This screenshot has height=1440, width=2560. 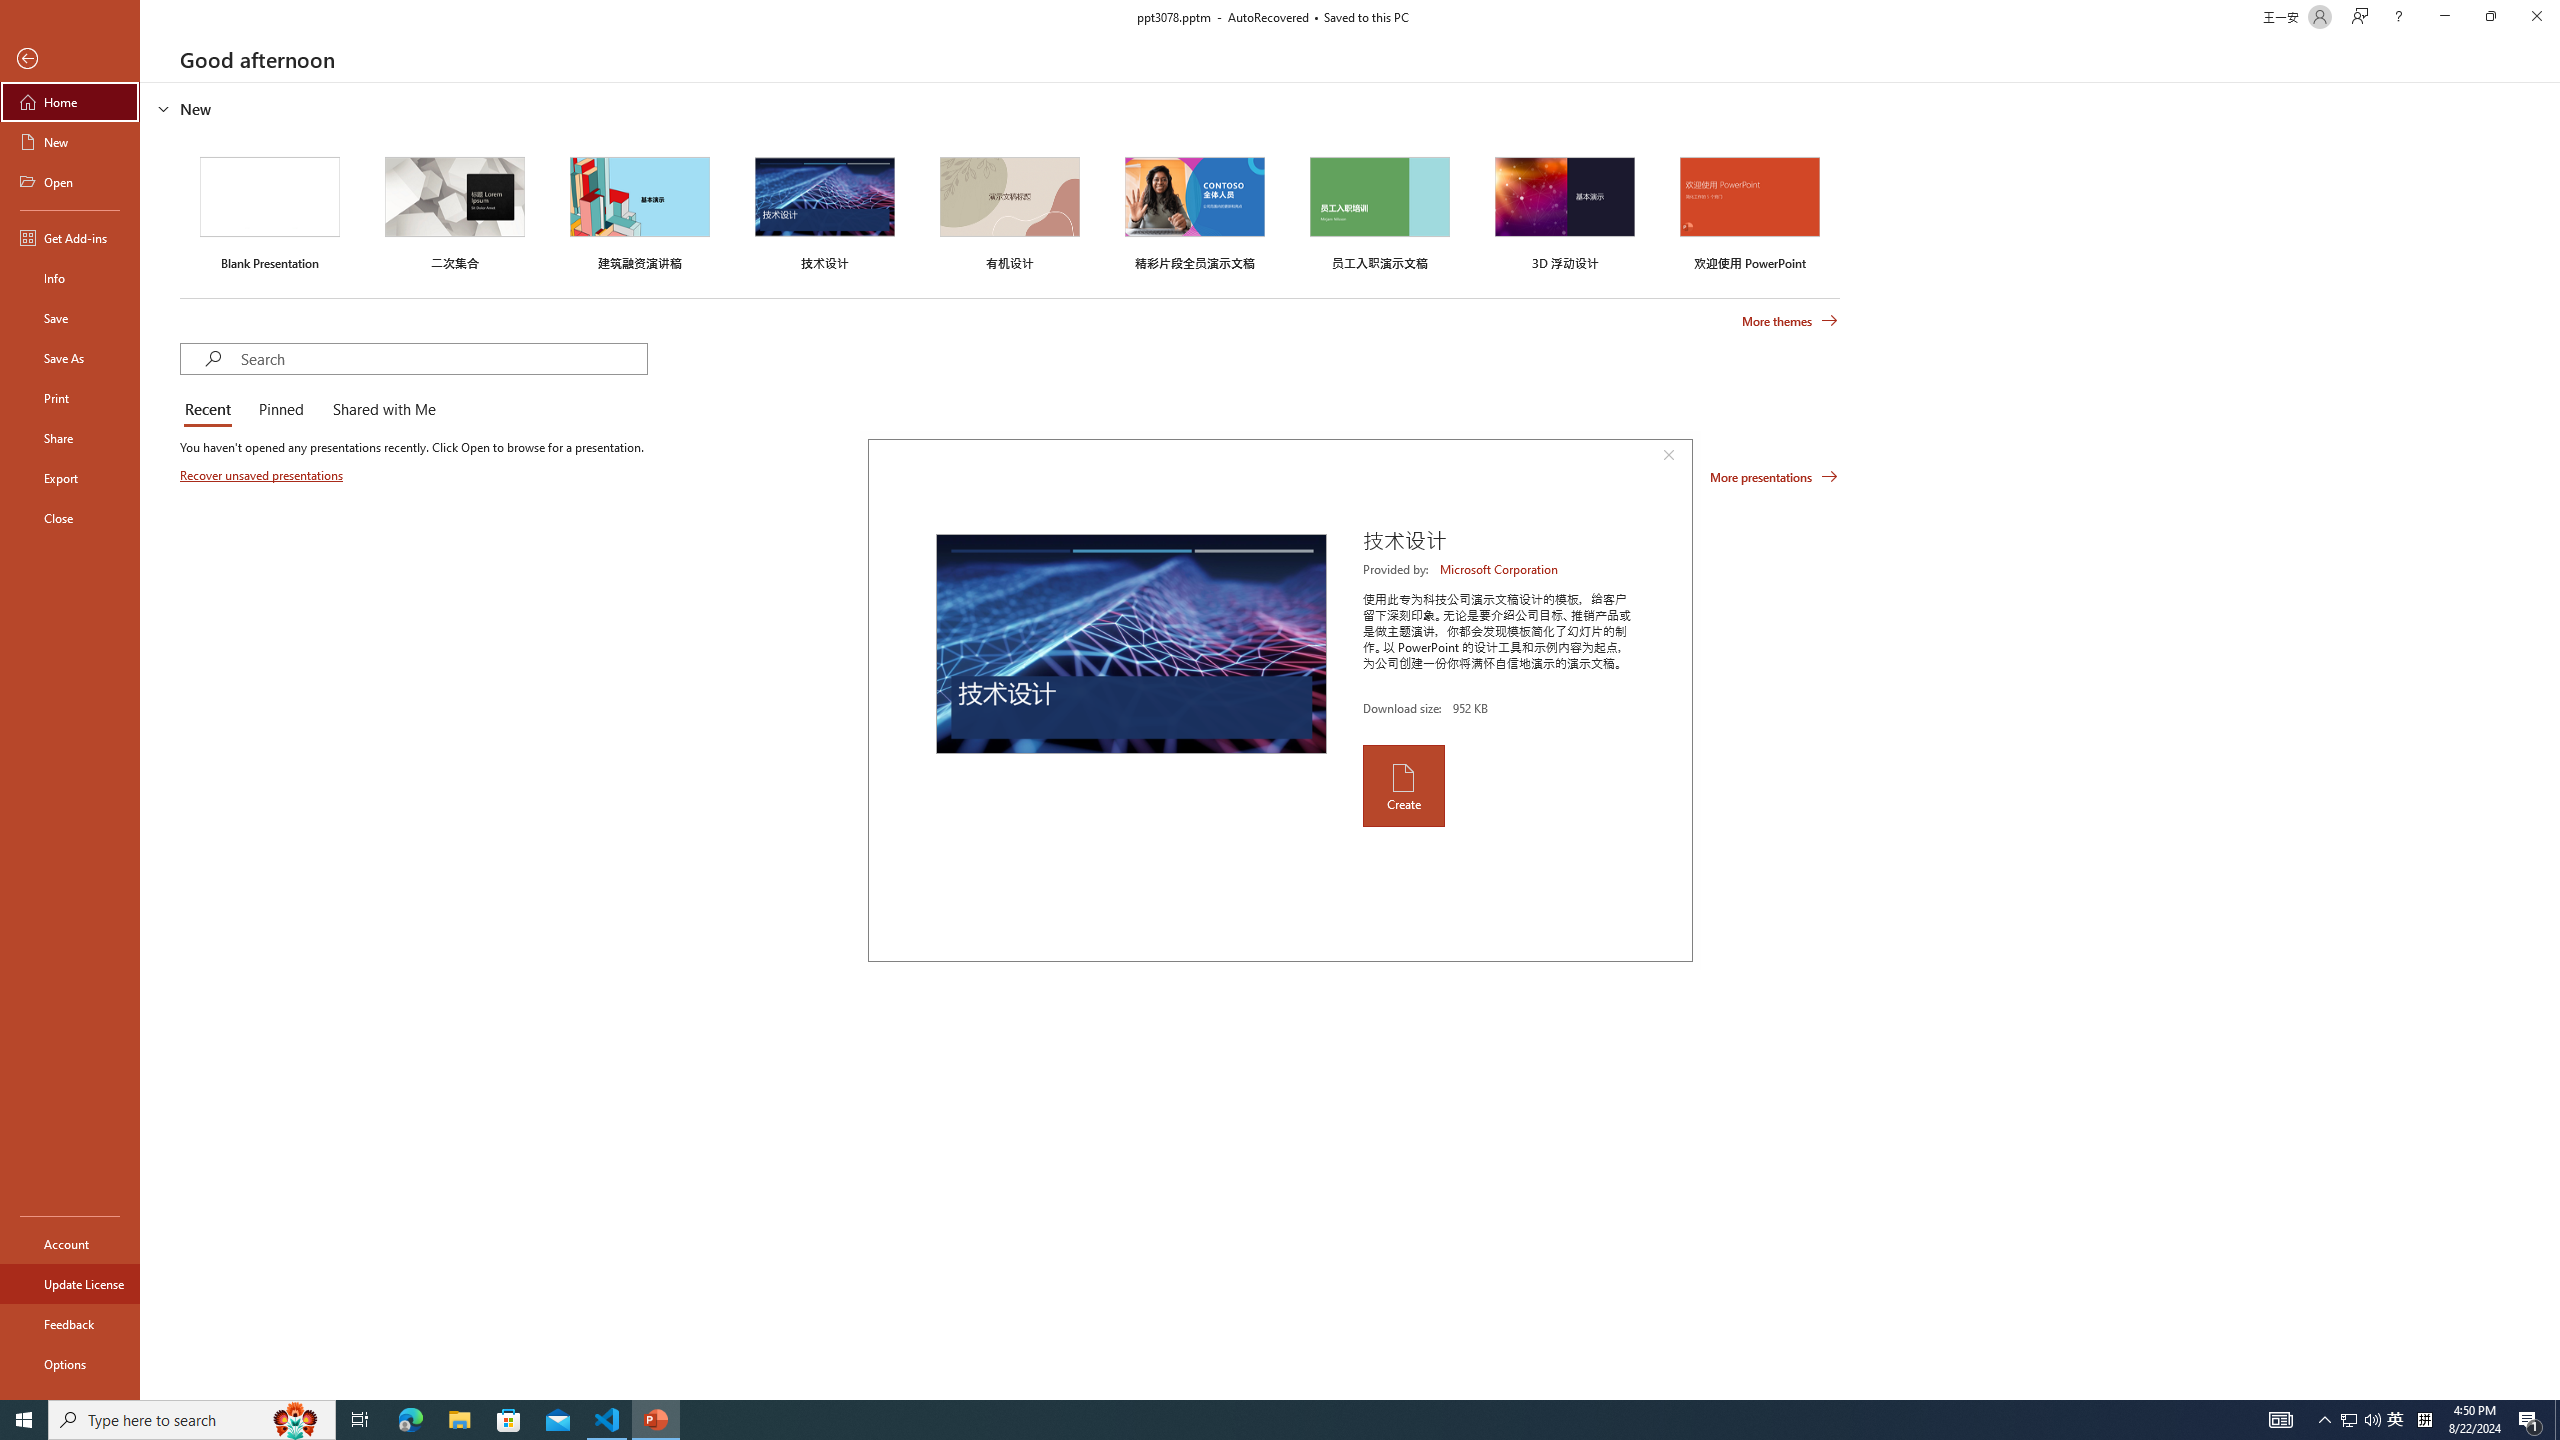 I want to click on 'Export', so click(x=69, y=478).